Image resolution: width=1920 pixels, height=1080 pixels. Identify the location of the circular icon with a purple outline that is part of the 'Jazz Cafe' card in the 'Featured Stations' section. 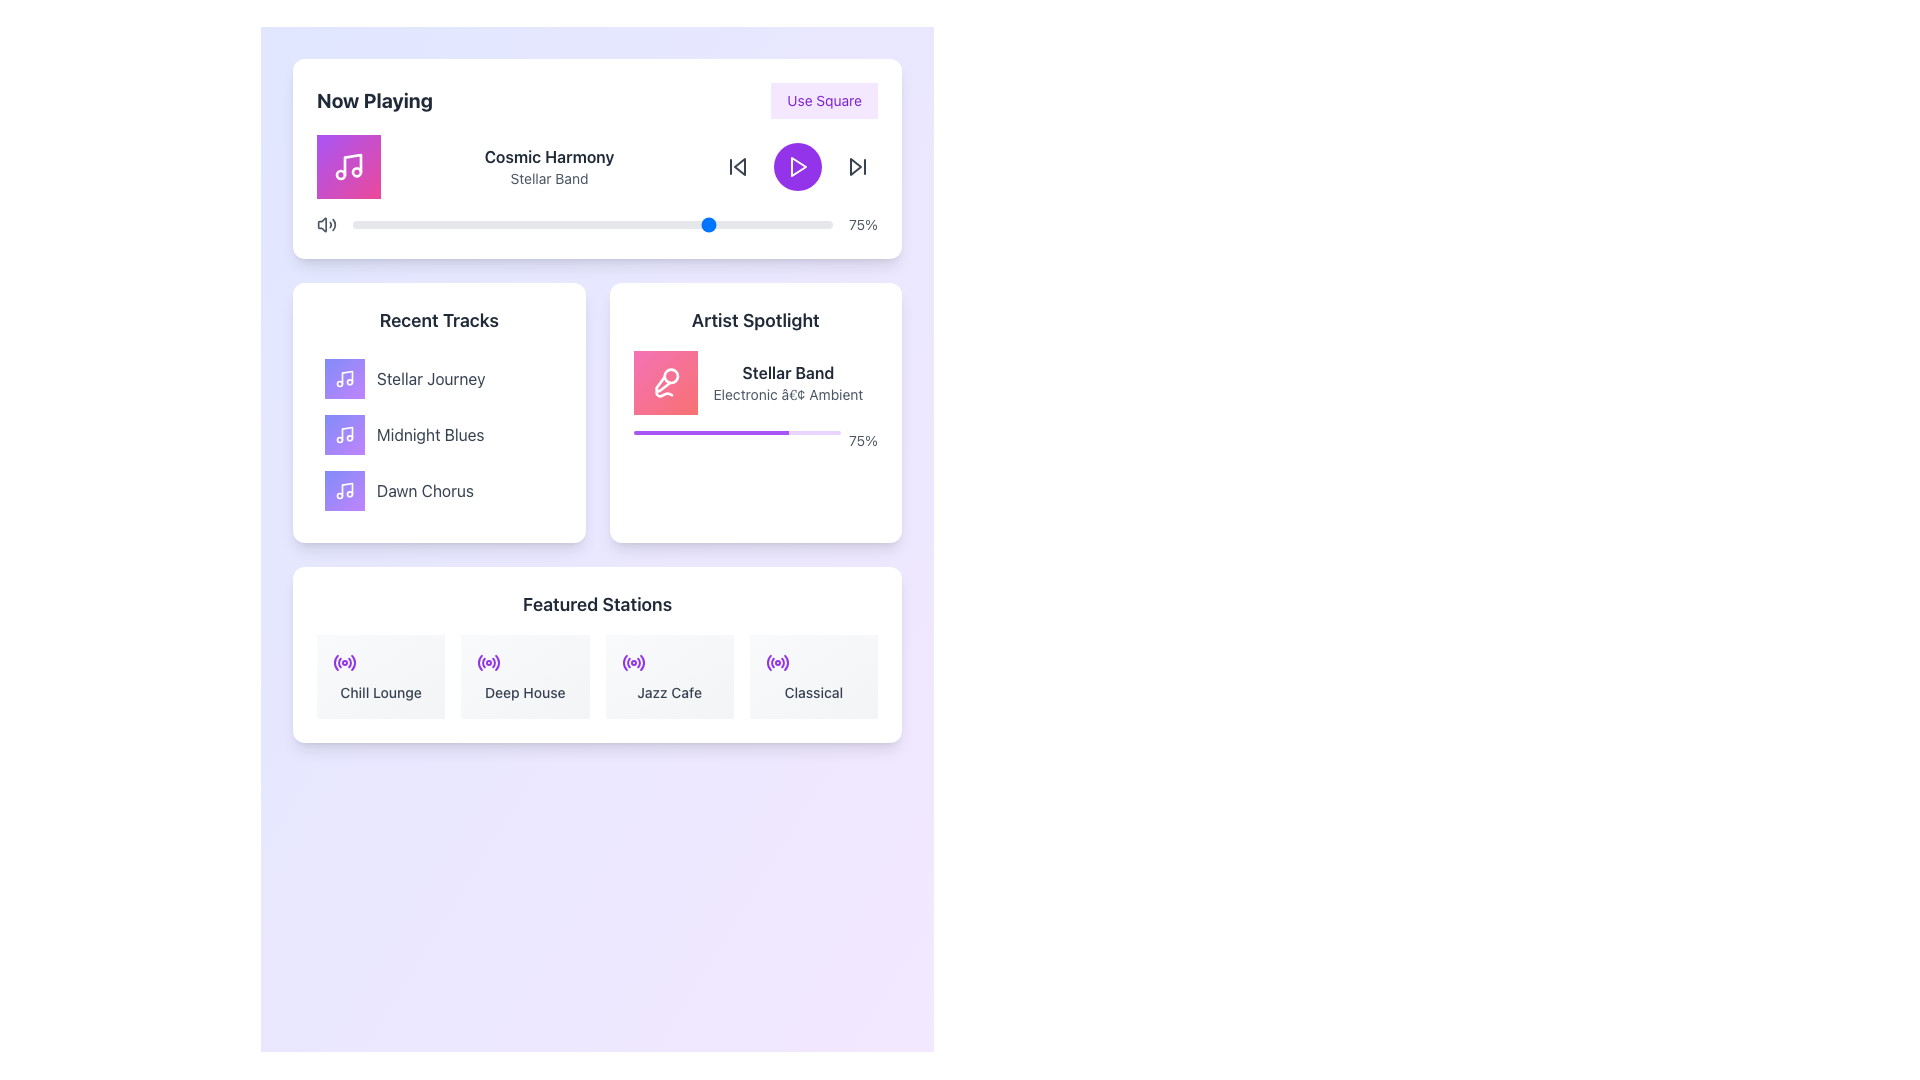
(632, 663).